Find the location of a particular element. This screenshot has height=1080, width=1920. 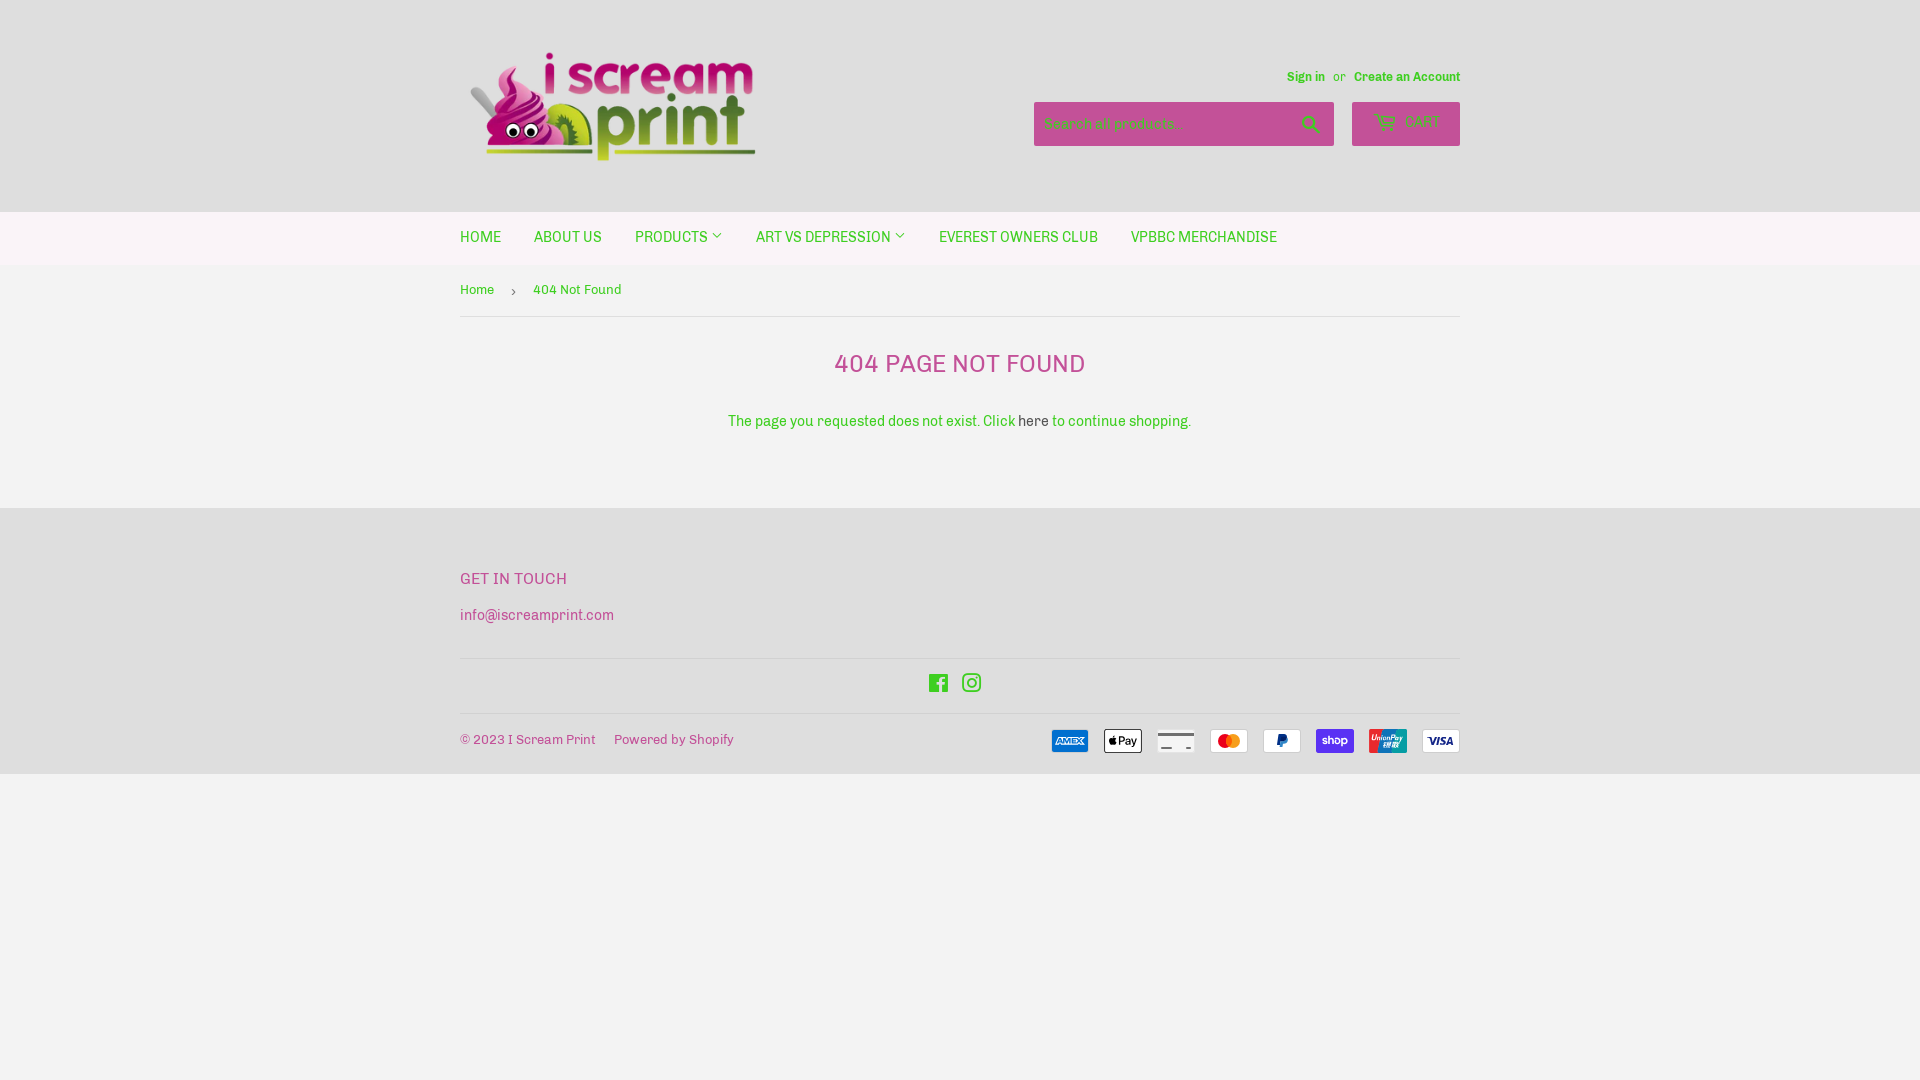

'ART VS DEPRESSION' is located at coordinates (830, 237).